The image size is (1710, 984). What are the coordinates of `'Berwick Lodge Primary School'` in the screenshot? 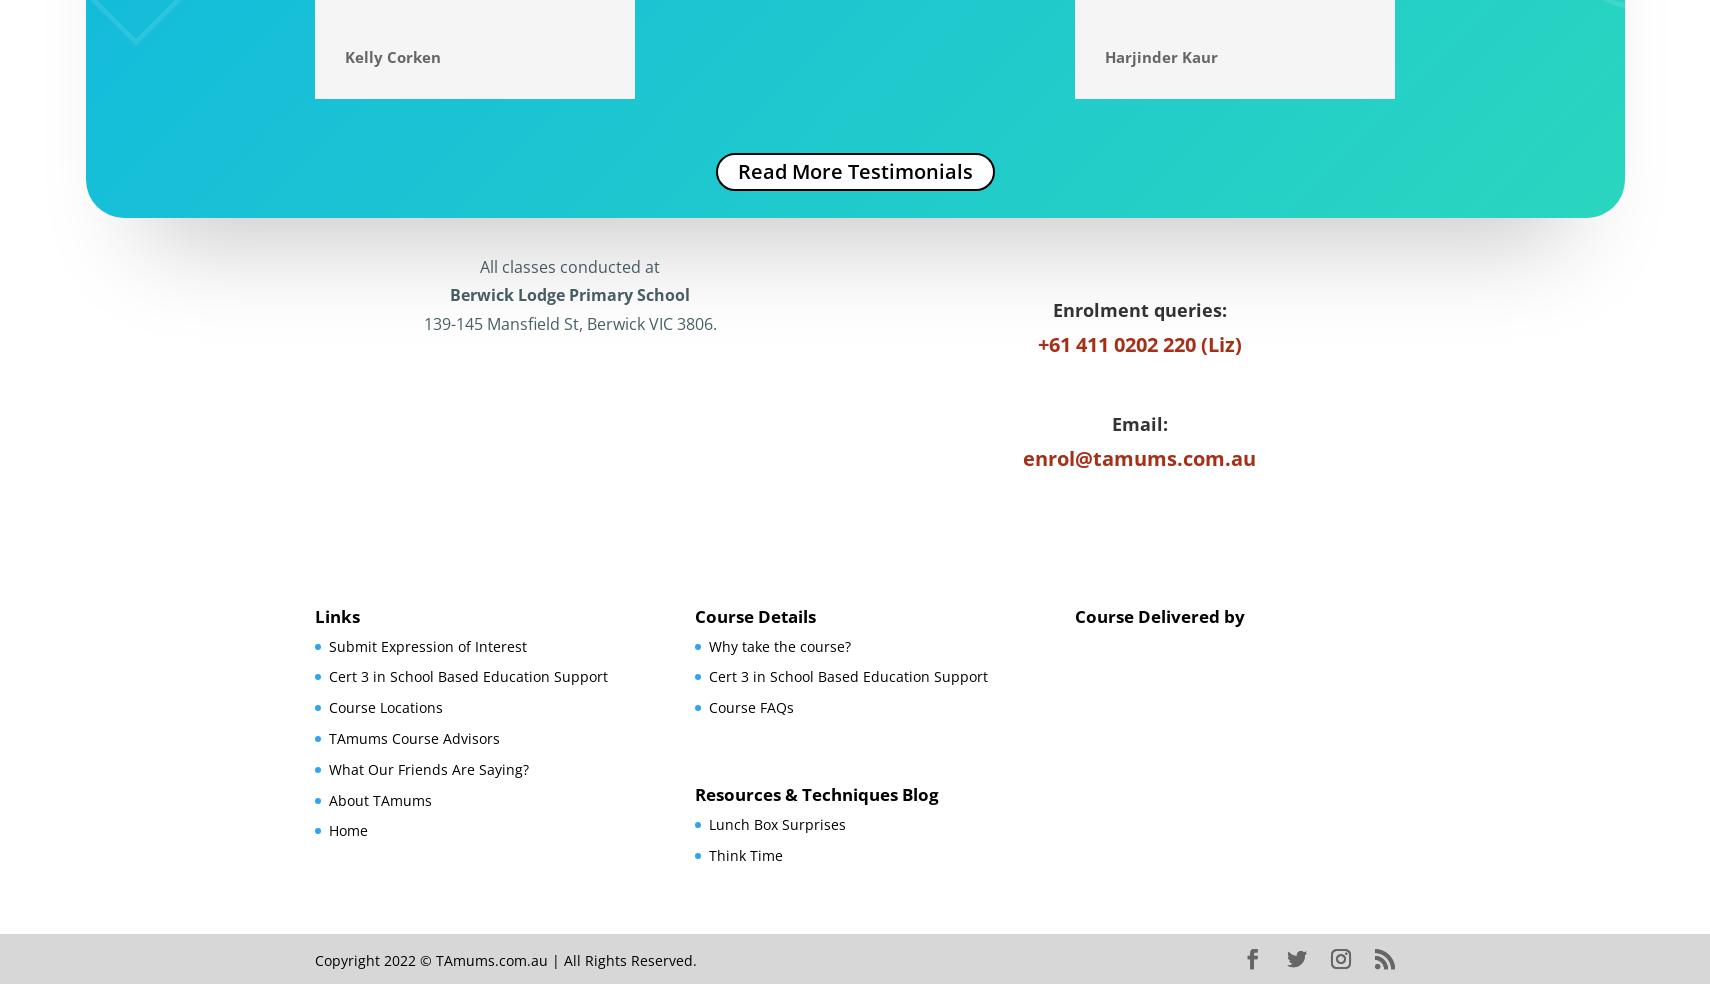 It's located at (569, 294).